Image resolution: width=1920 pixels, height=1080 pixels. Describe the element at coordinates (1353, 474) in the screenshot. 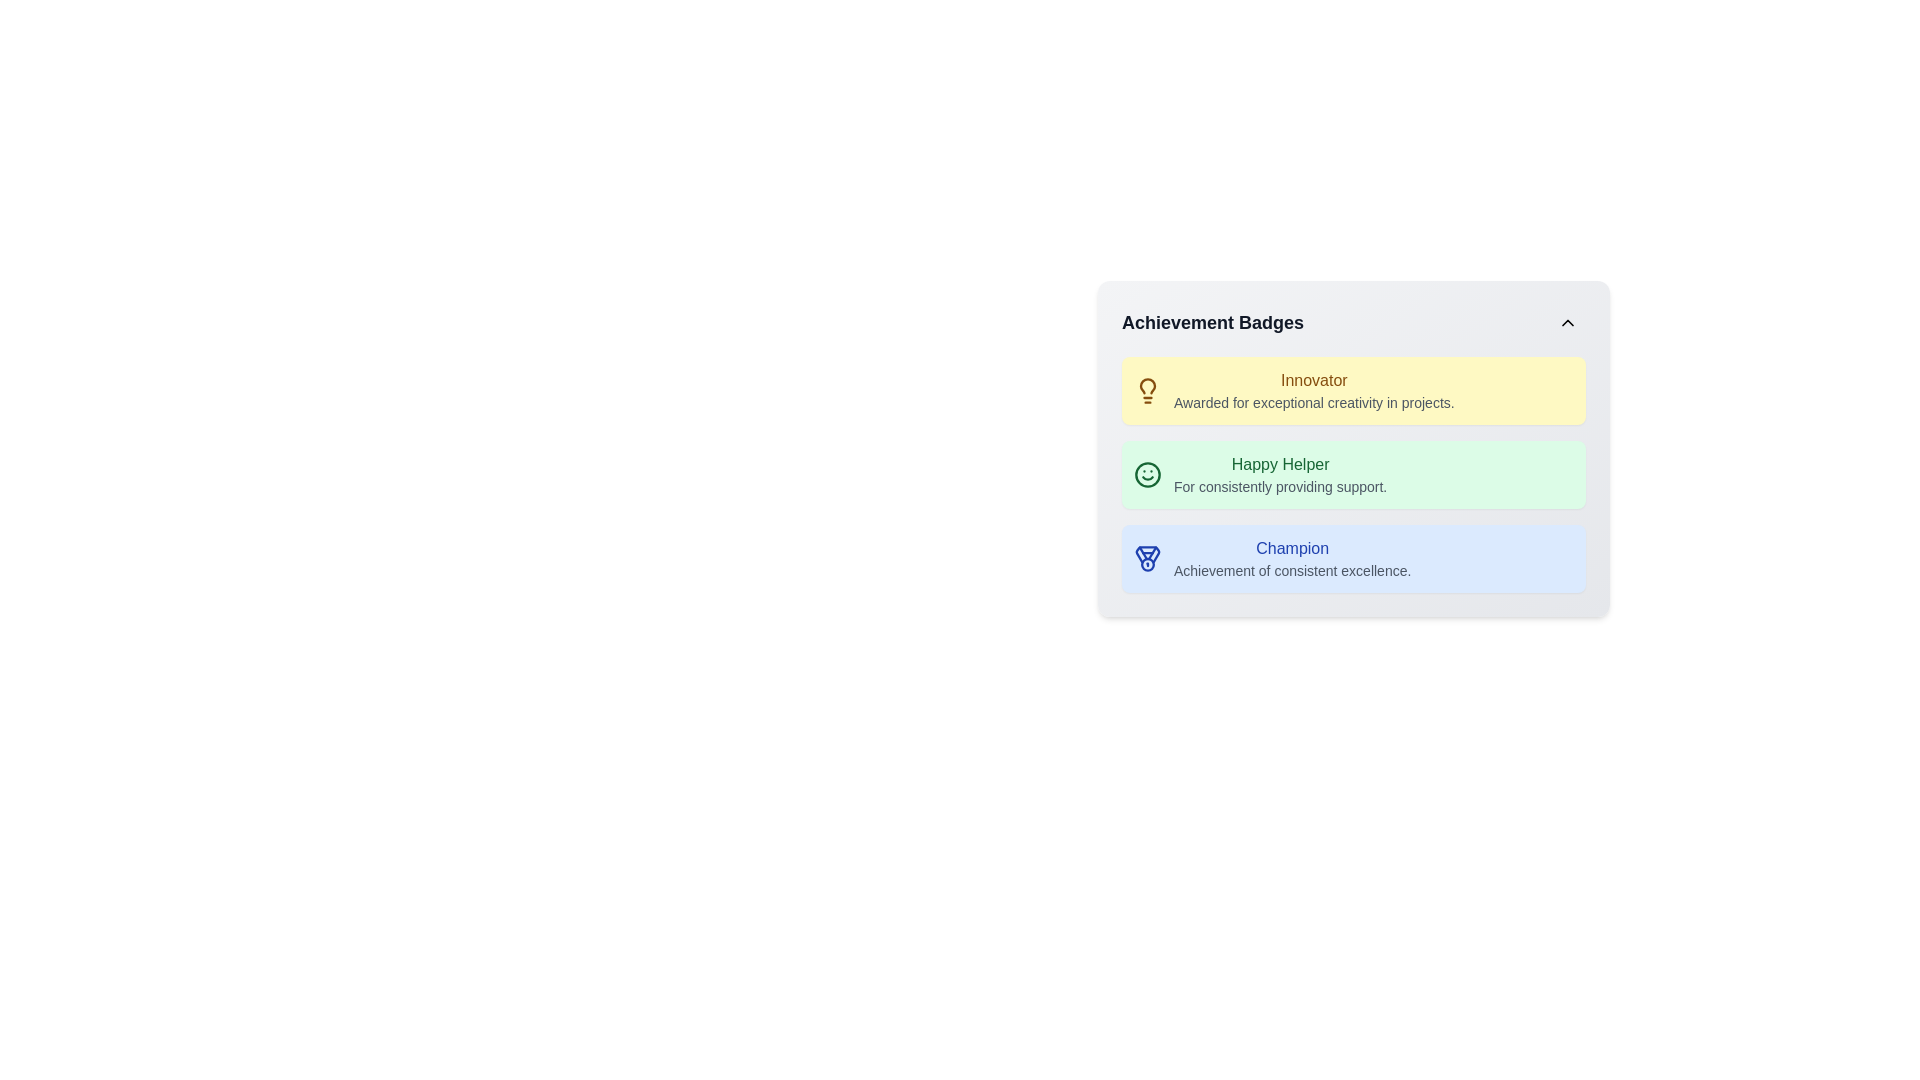

I see `the 'Happy Helper' award badge, which is a green rectangular badge with a smiley face icon on the left and two lines of text to the right, located within the 'Achievement Badges' panel` at that location.